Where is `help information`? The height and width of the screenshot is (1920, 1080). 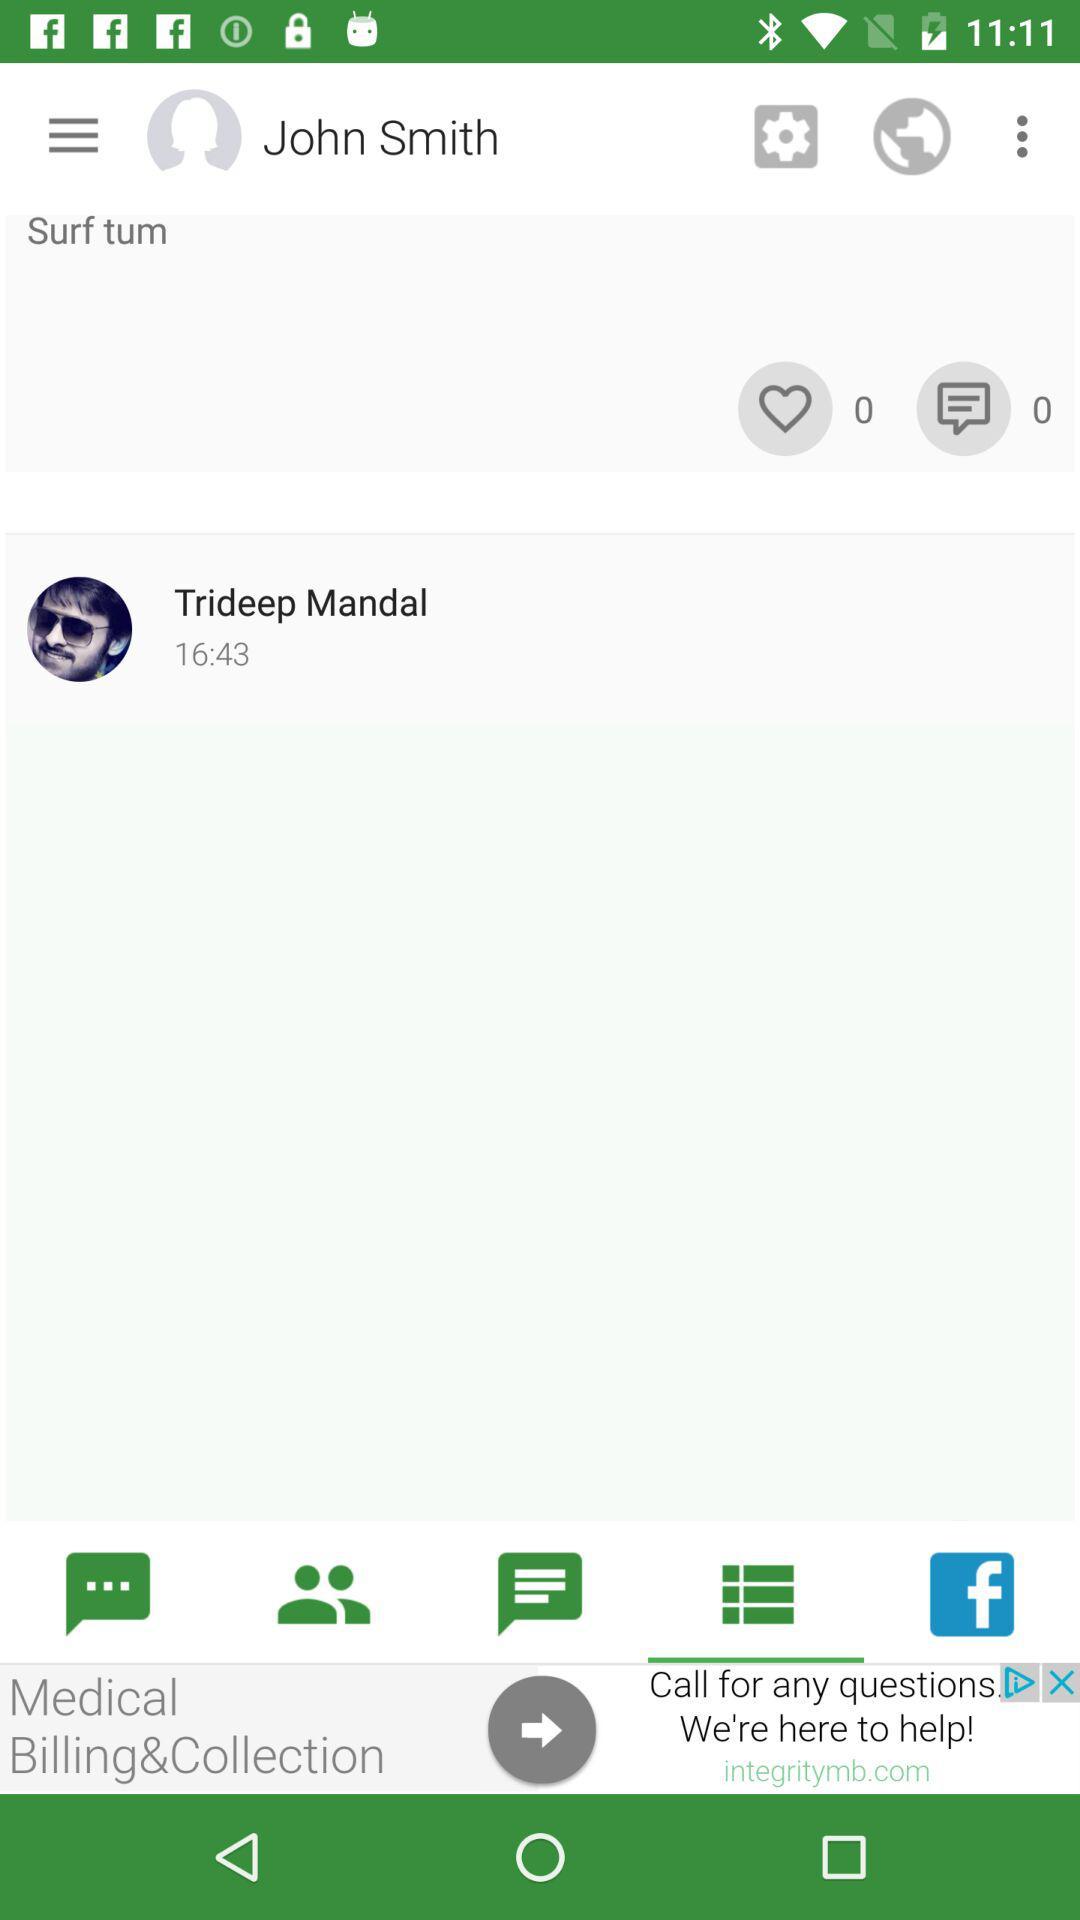 help information is located at coordinates (540, 1727).